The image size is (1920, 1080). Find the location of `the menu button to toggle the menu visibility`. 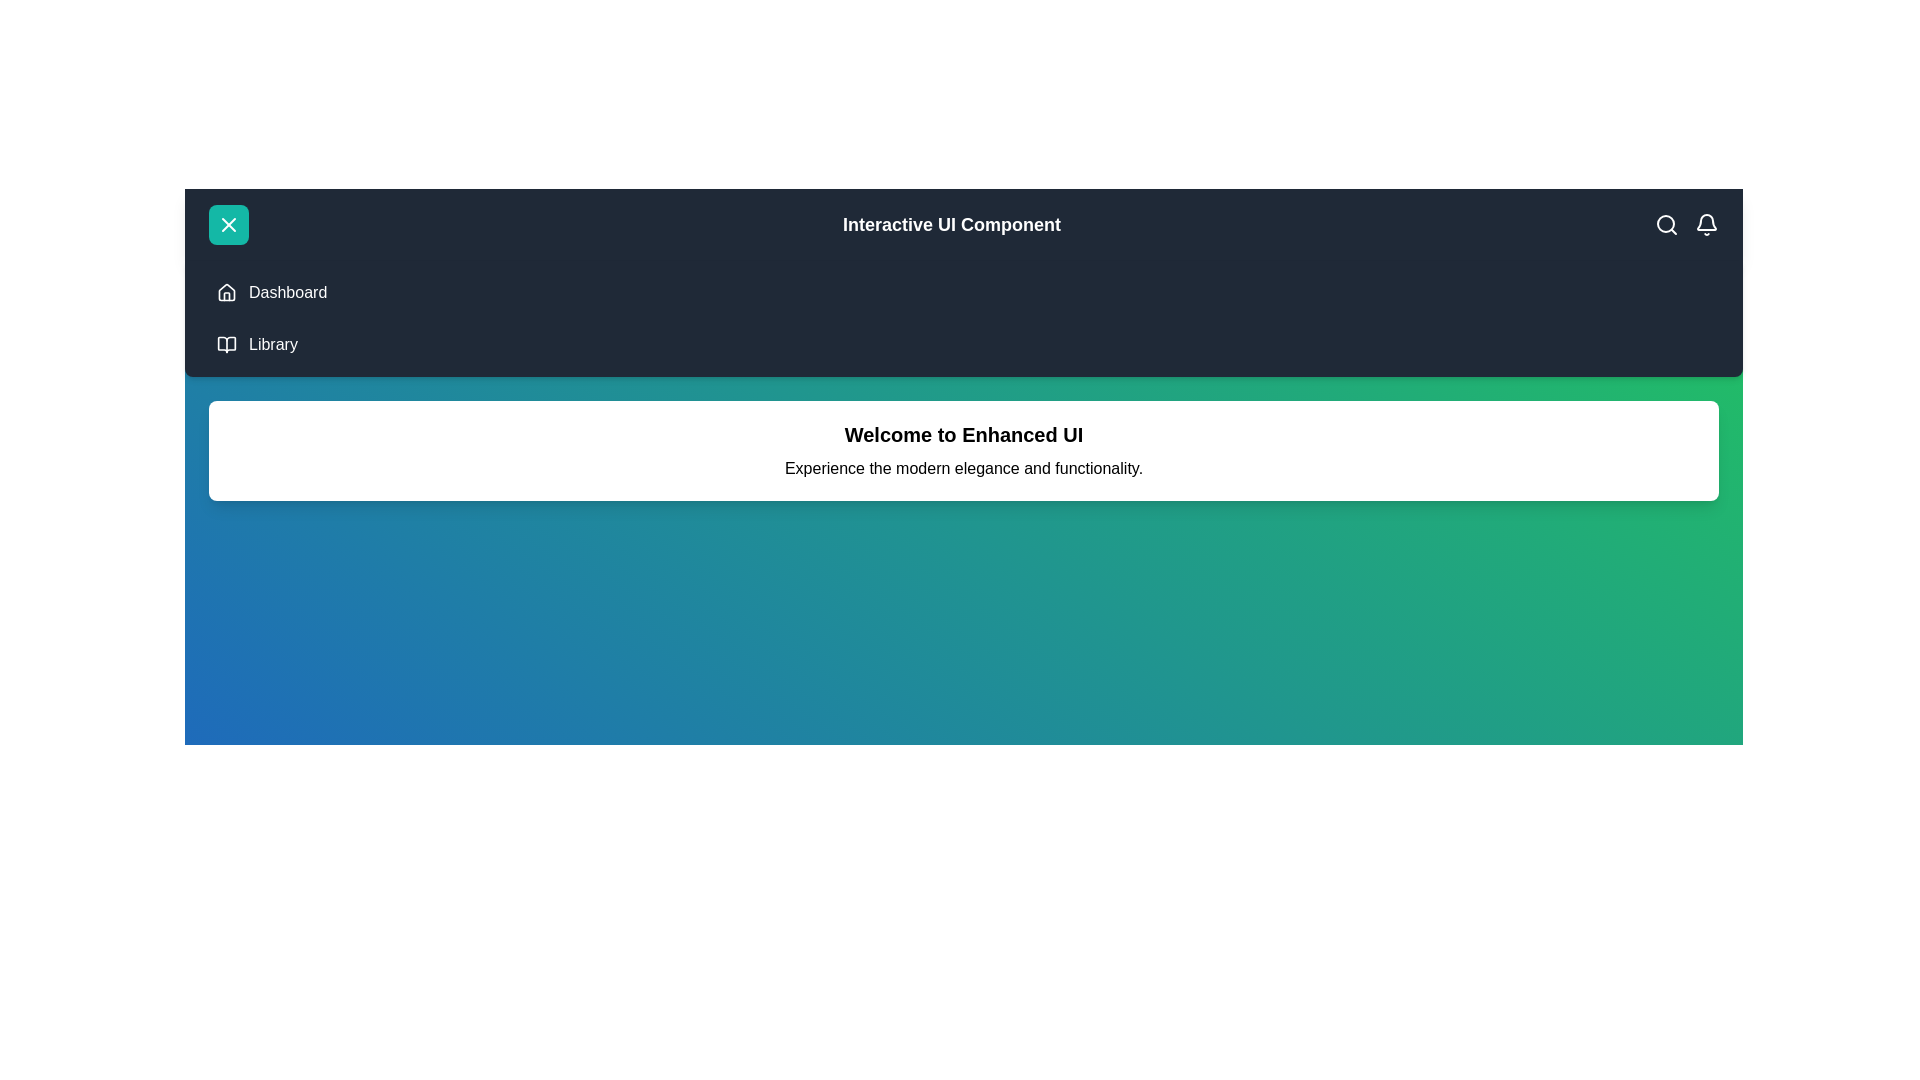

the menu button to toggle the menu visibility is located at coordinates (229, 224).